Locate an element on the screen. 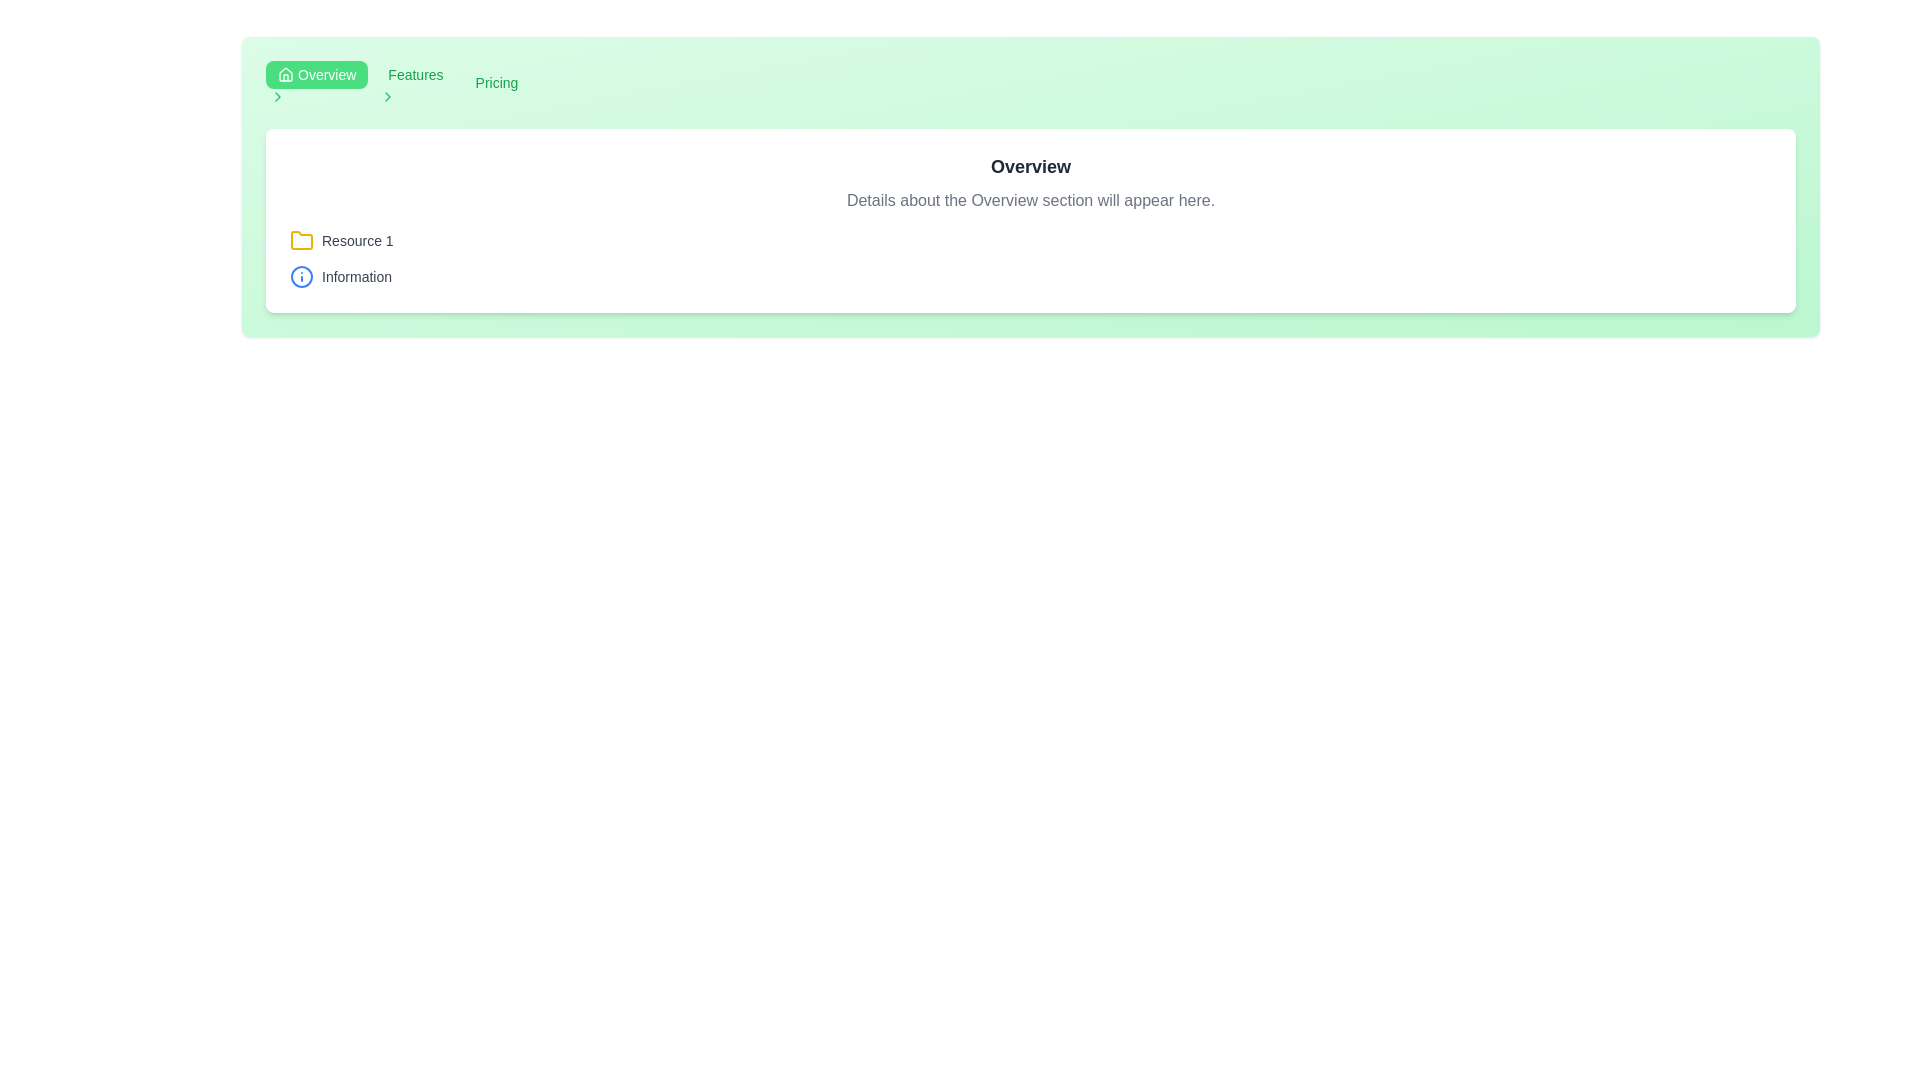  the circular outline decorative SVG element located in the lower part of the information icon, situated underneath the 'i' symbol is located at coordinates (301, 277).